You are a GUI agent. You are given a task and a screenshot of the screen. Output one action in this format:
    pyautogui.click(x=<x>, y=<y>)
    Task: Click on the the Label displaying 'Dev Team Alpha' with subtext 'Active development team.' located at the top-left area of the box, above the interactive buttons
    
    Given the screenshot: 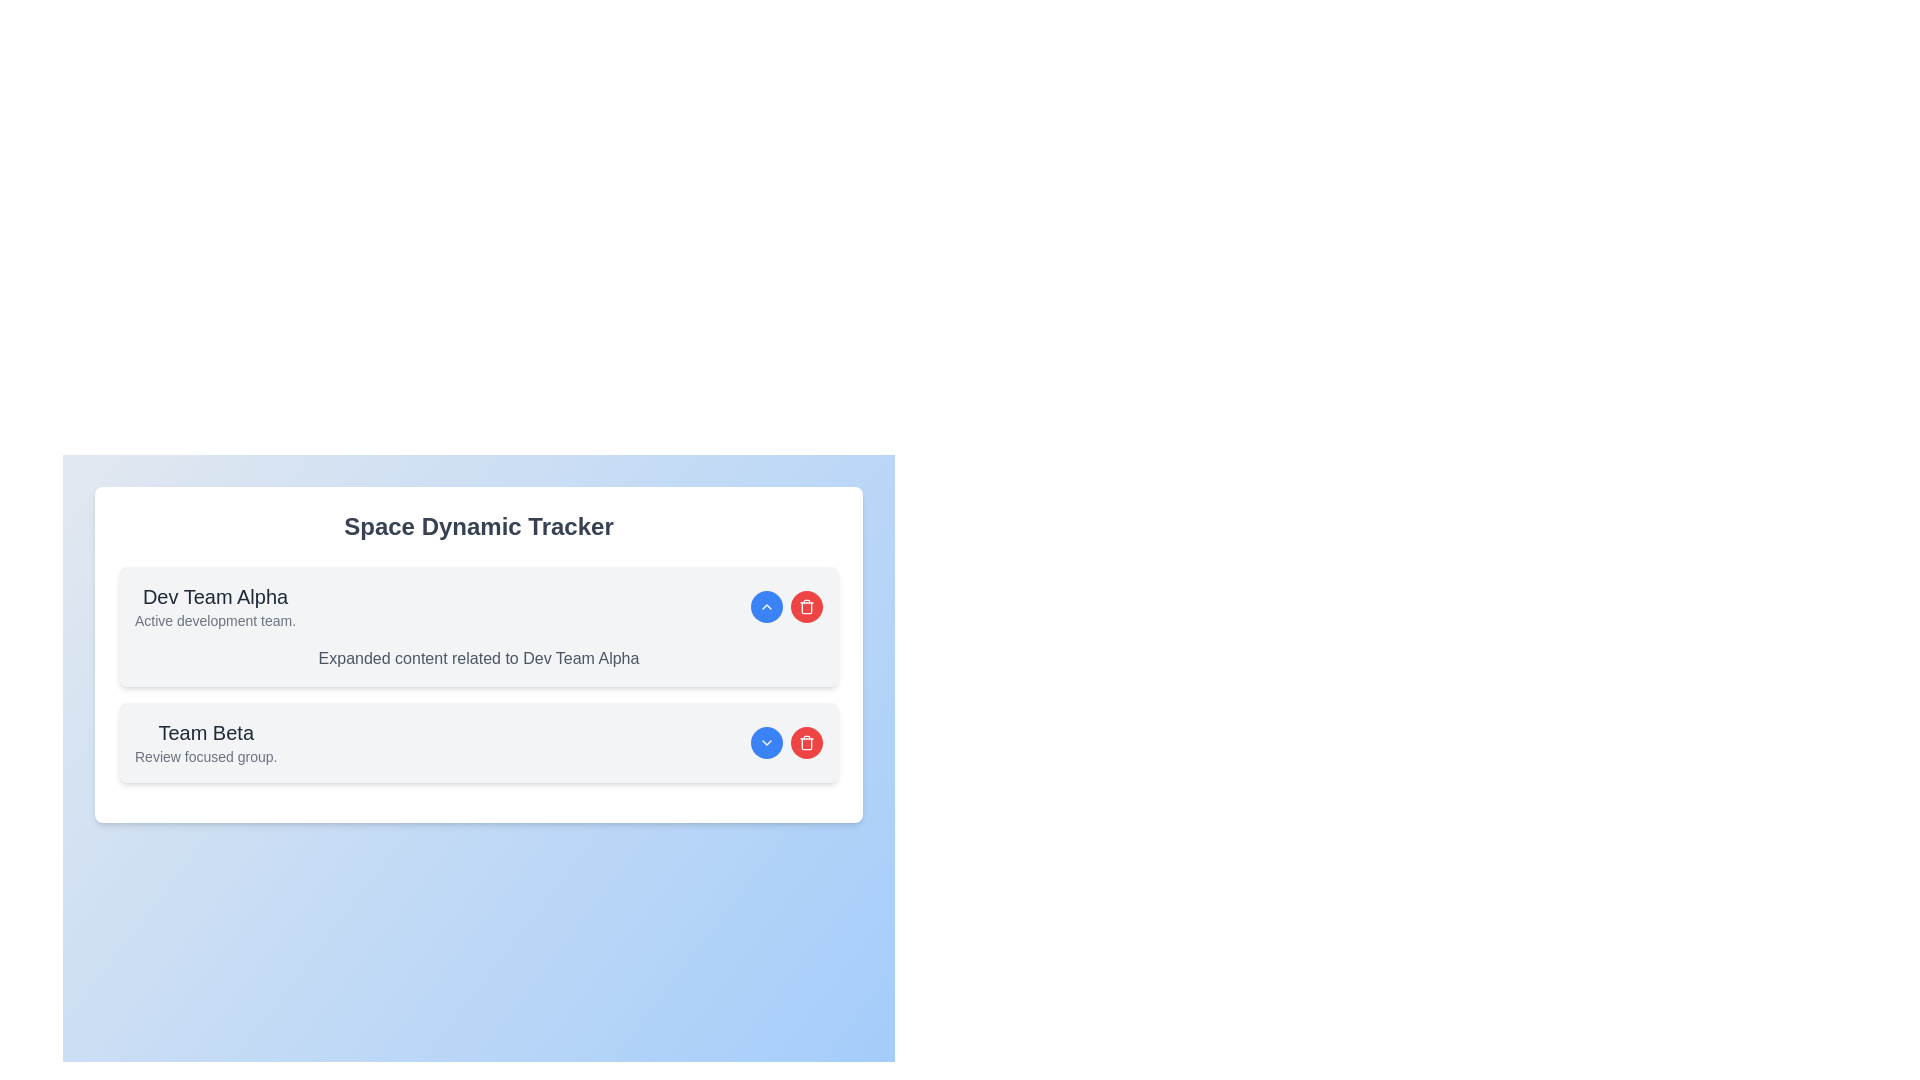 What is the action you would take?
    pyautogui.click(x=215, y=605)
    